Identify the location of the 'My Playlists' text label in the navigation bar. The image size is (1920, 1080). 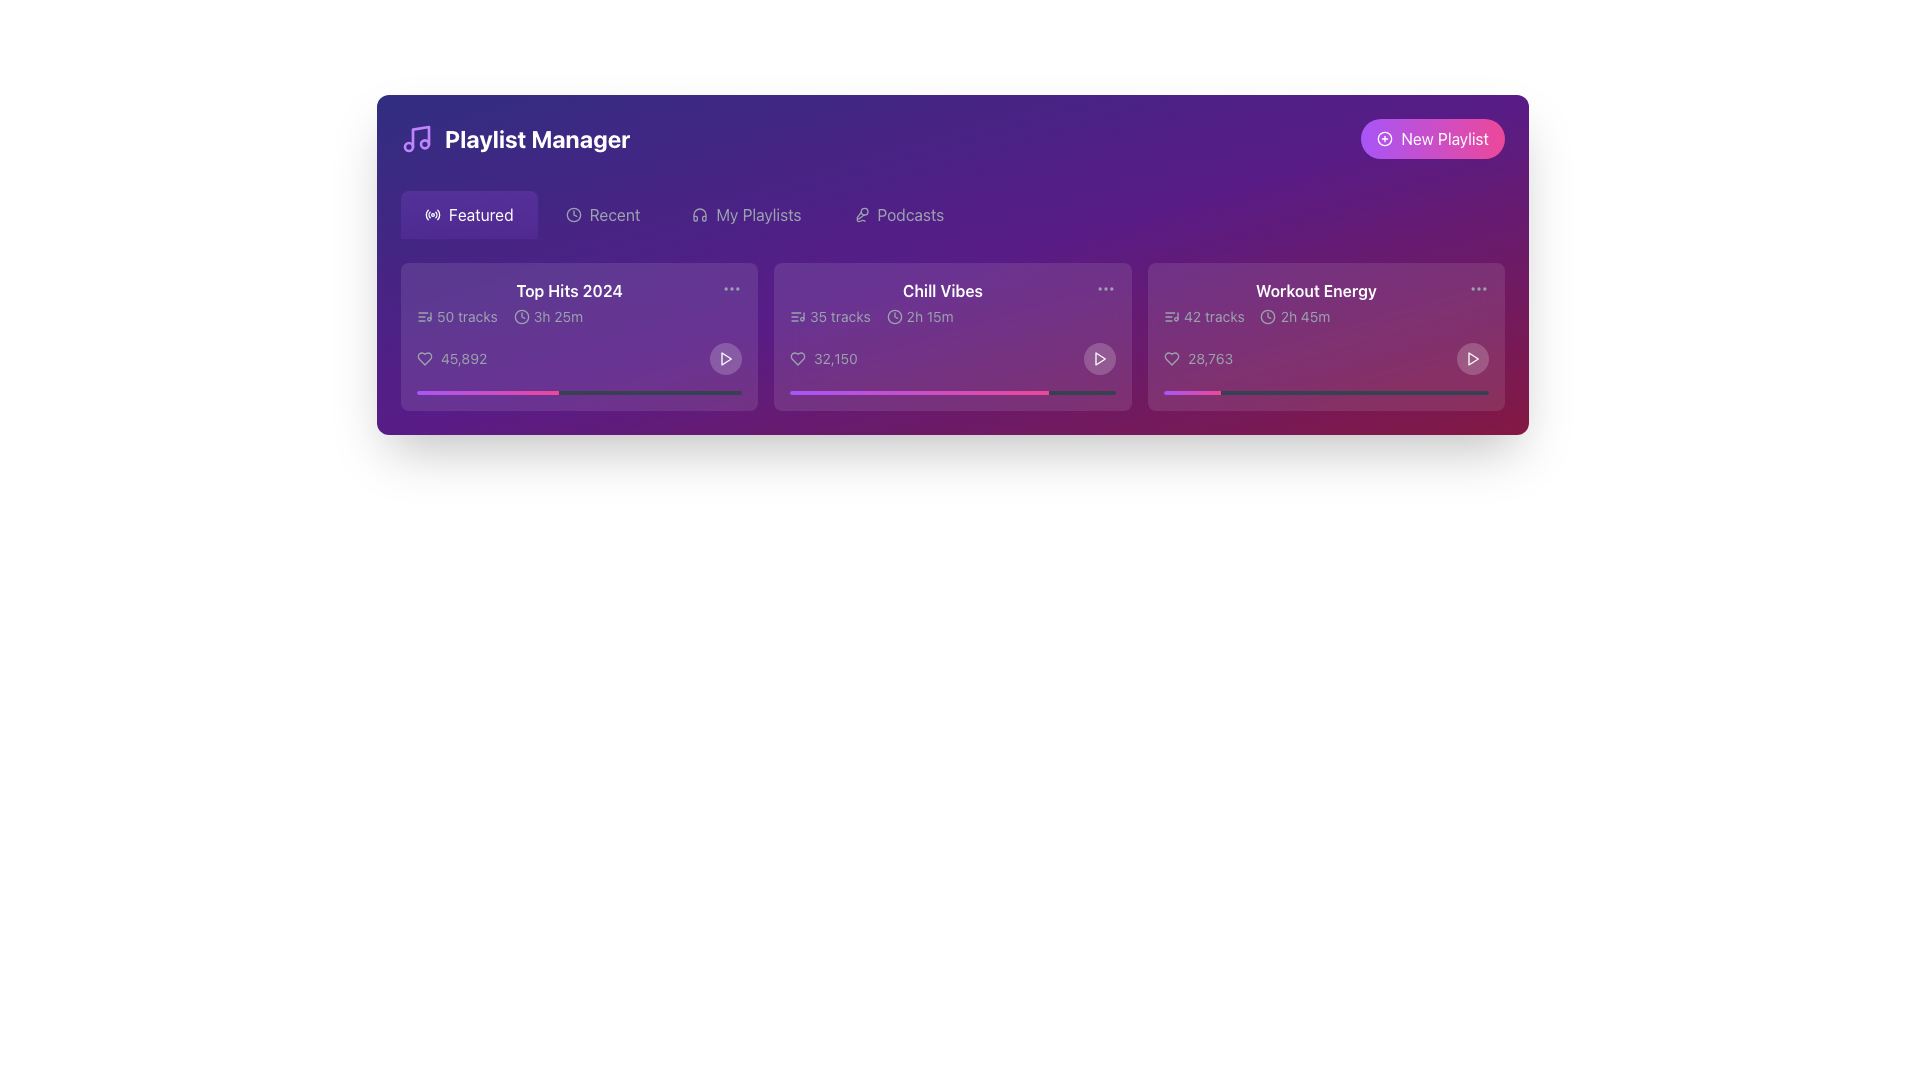
(757, 215).